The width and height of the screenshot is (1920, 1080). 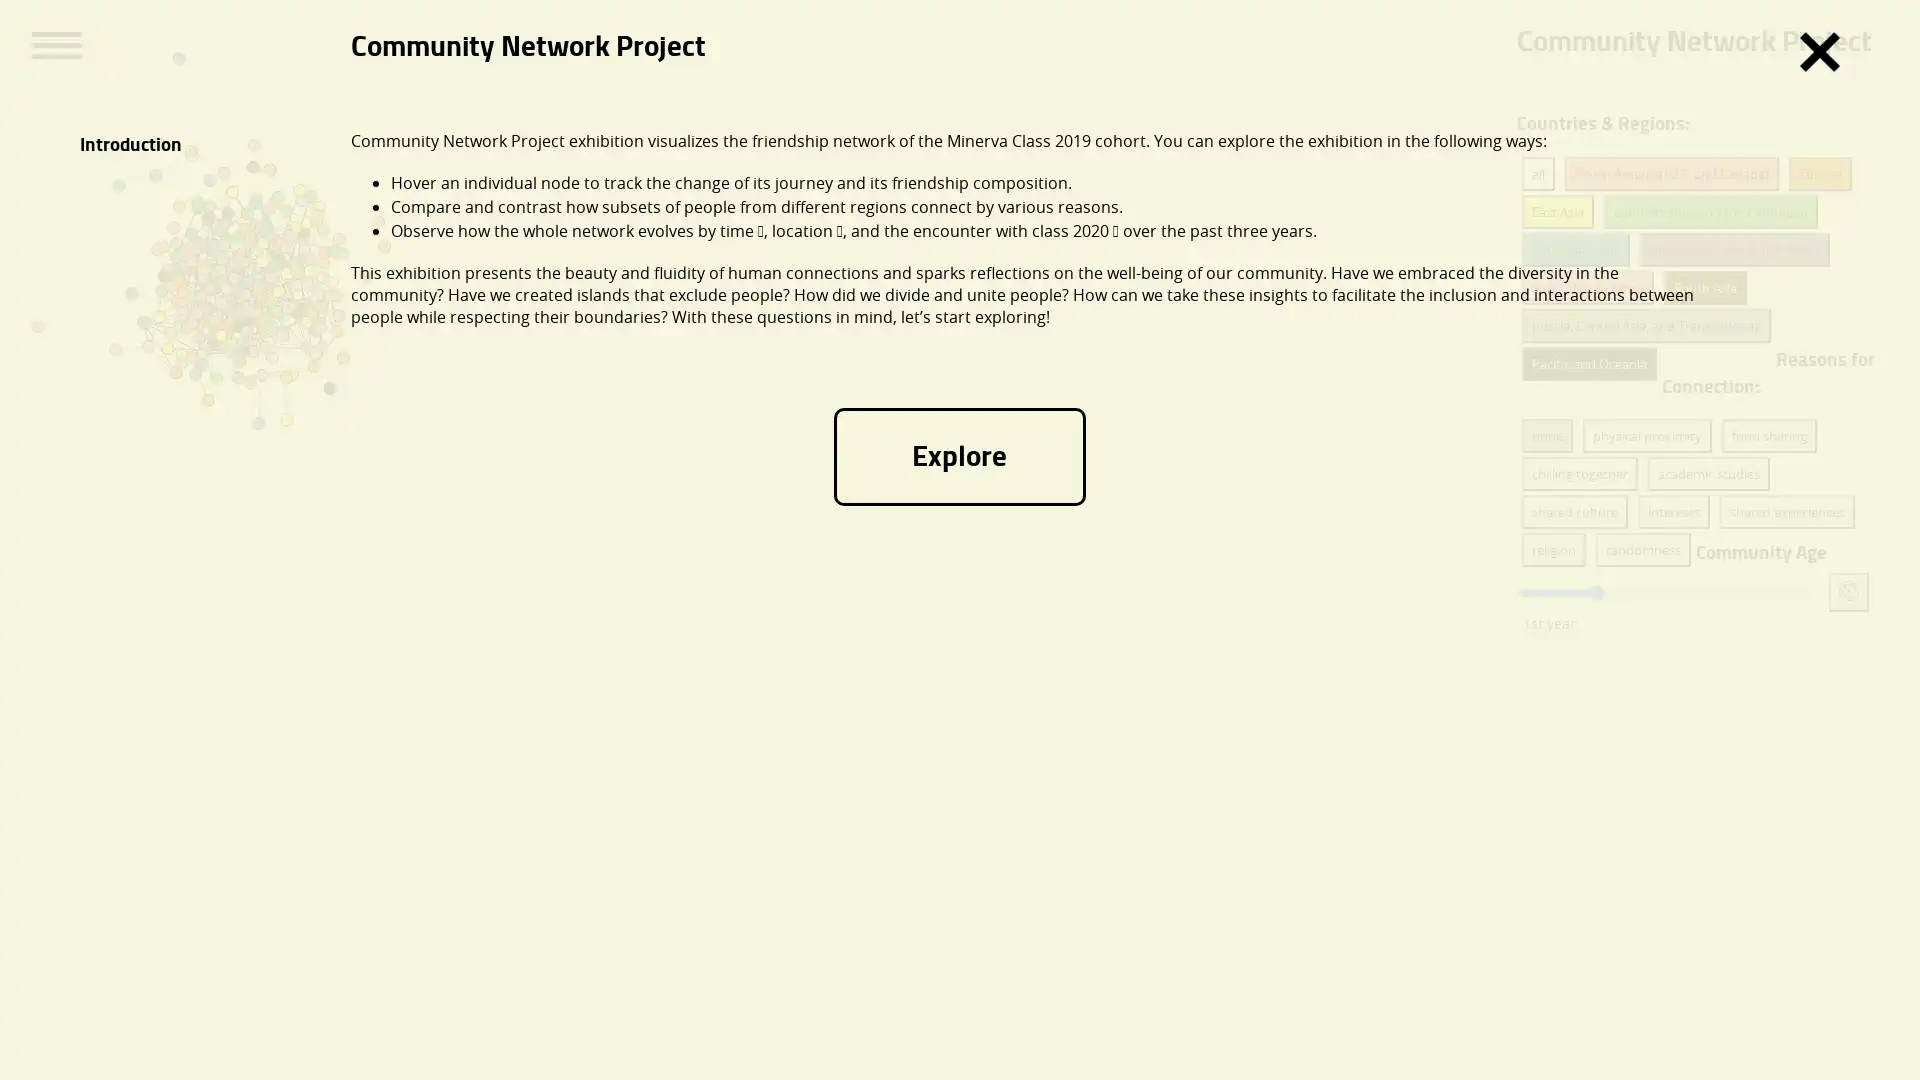 What do you see at coordinates (1537, 172) in the screenshot?
I see `all` at bounding box center [1537, 172].